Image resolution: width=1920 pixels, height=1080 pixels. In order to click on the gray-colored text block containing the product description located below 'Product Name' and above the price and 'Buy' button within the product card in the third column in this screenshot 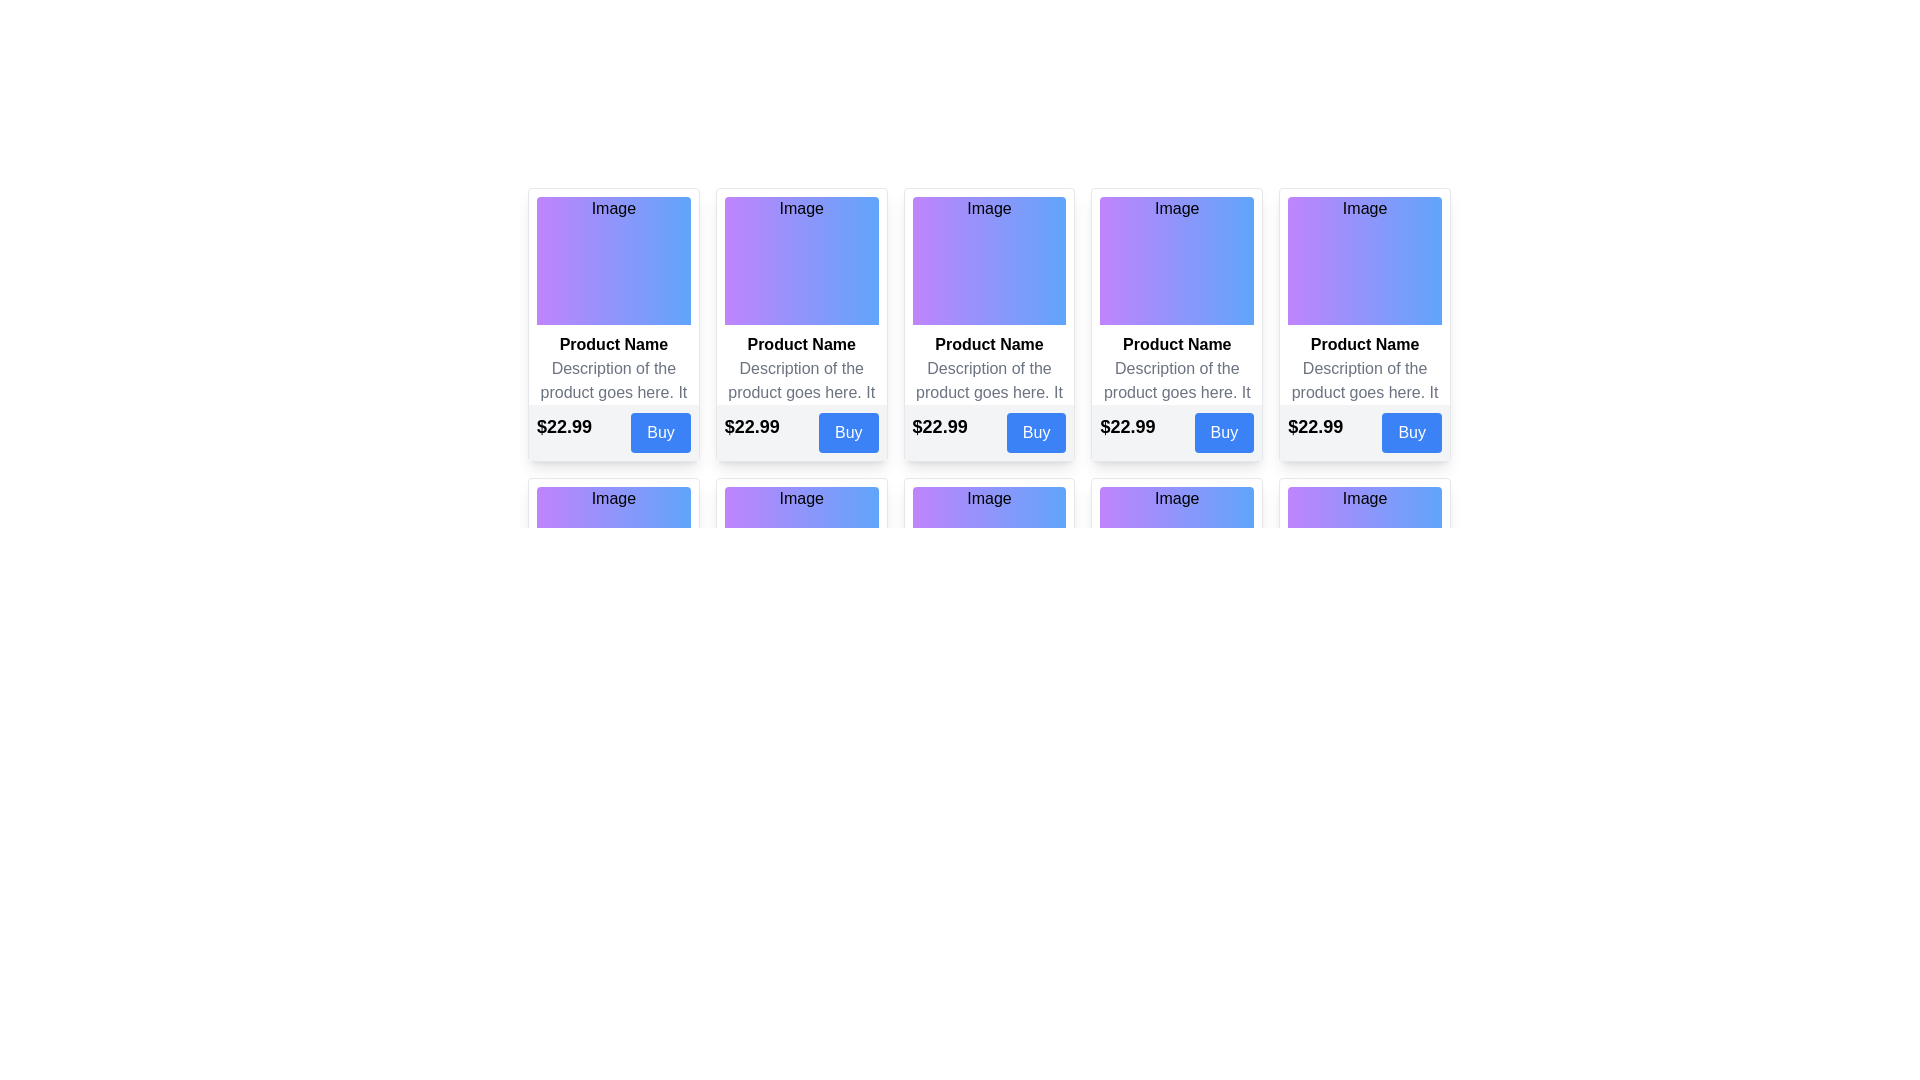, I will do `click(989, 405)`.